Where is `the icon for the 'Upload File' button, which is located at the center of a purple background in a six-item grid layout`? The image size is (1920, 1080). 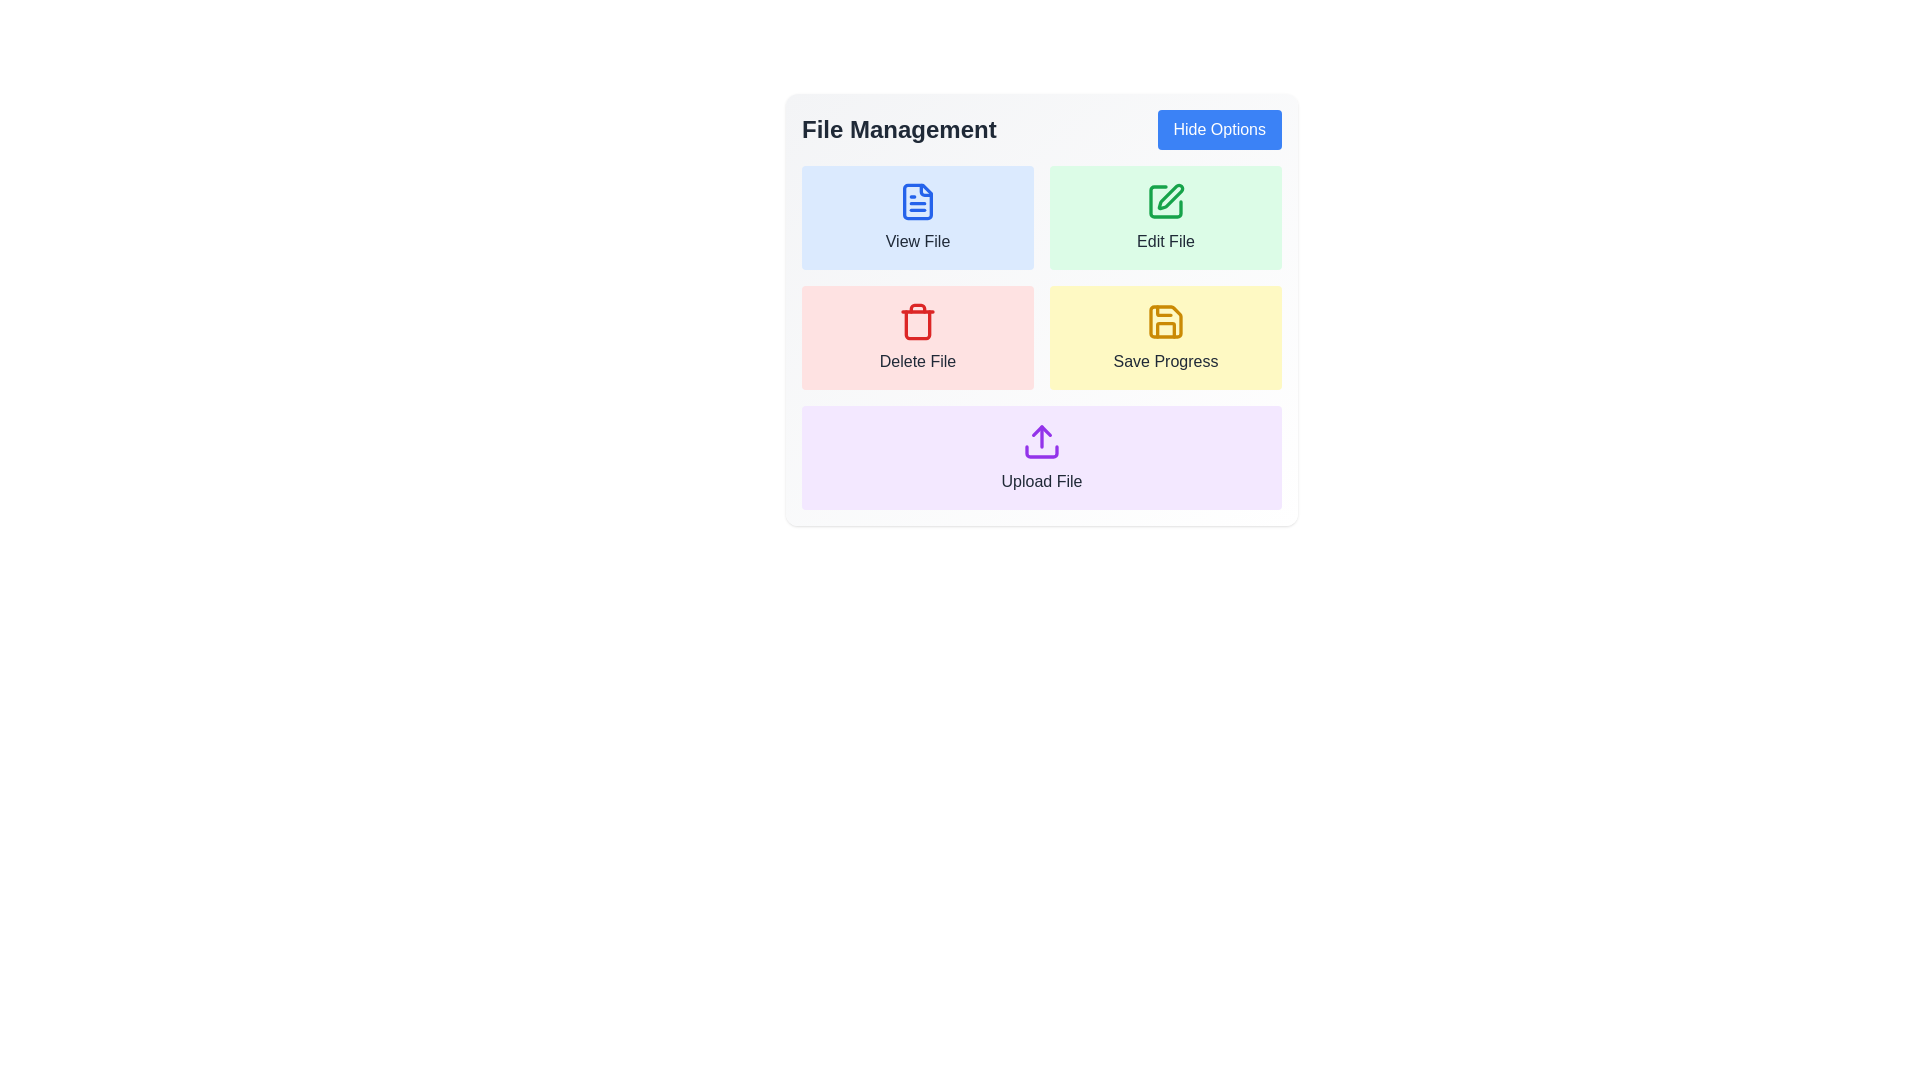 the icon for the 'Upload File' button, which is located at the center of a purple background in a six-item grid layout is located at coordinates (1040, 441).